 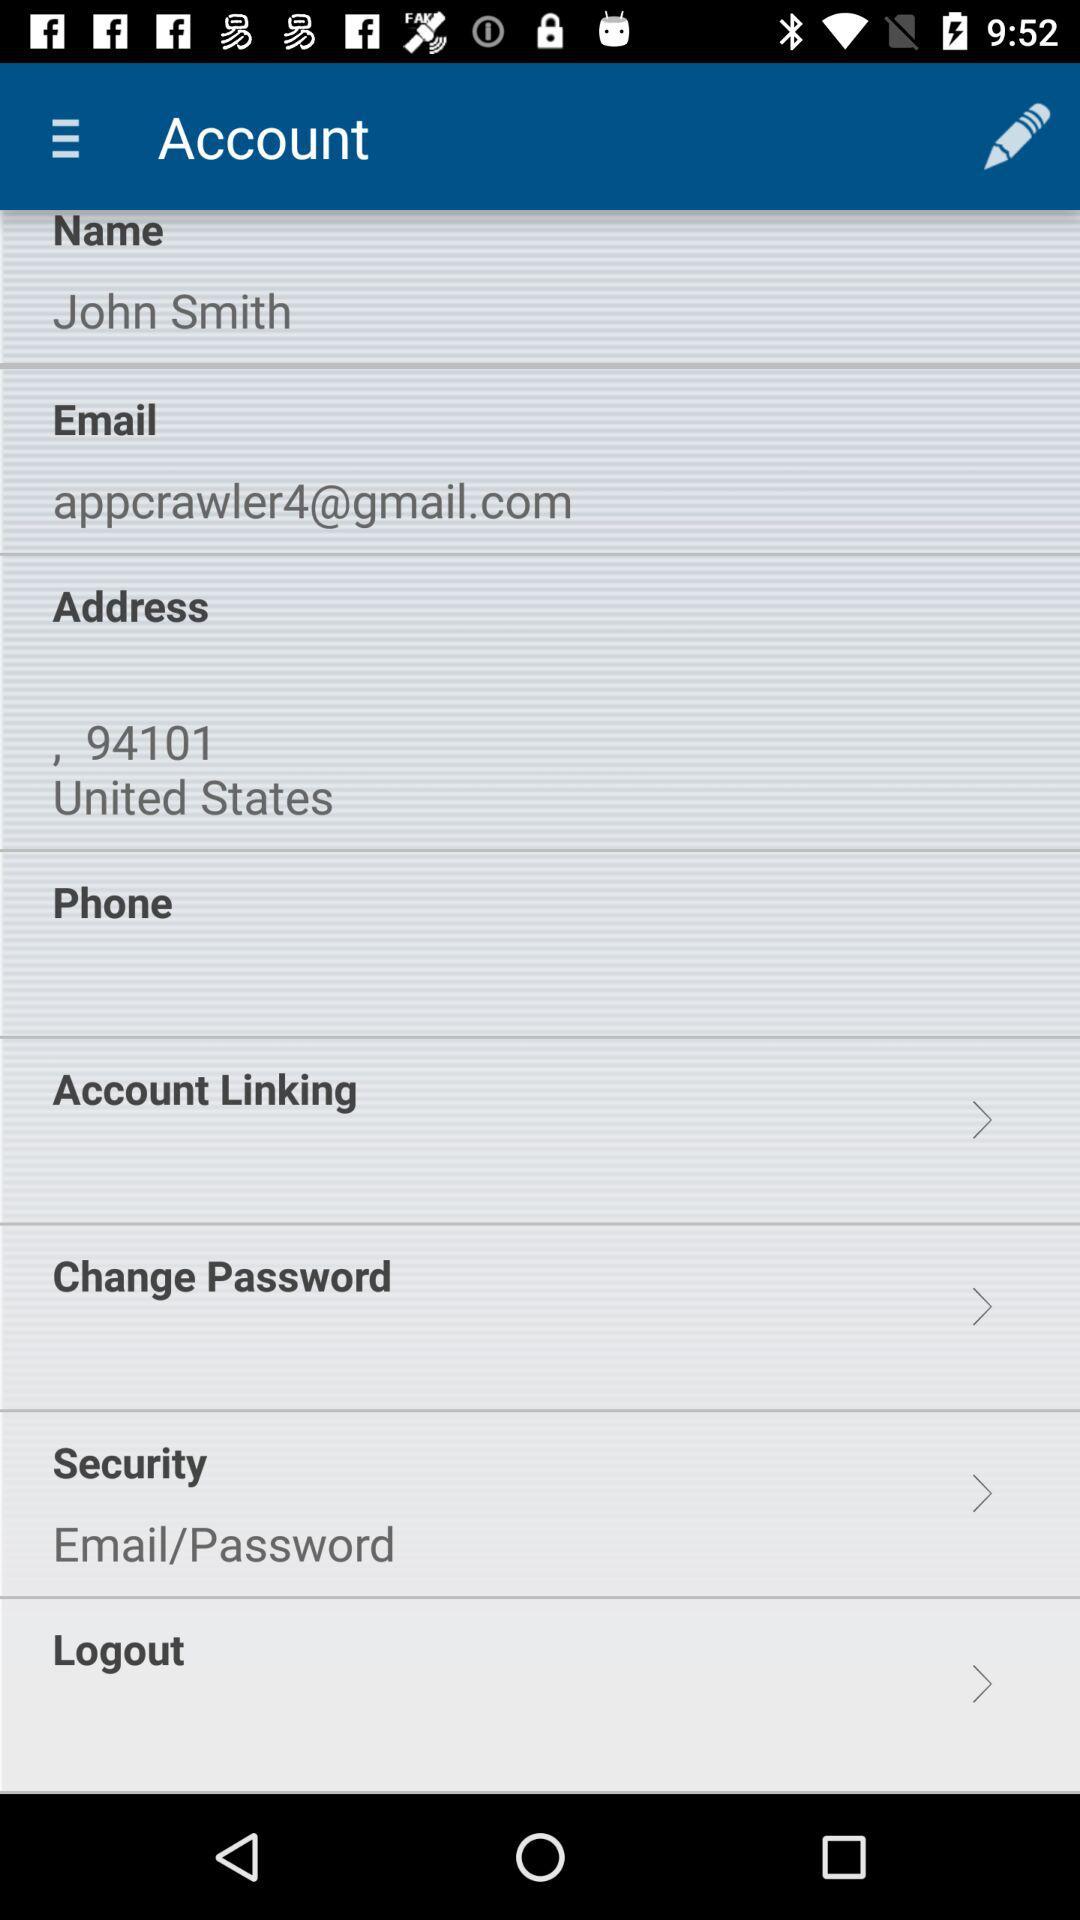 I want to click on email/password icon, so click(x=224, y=1542).